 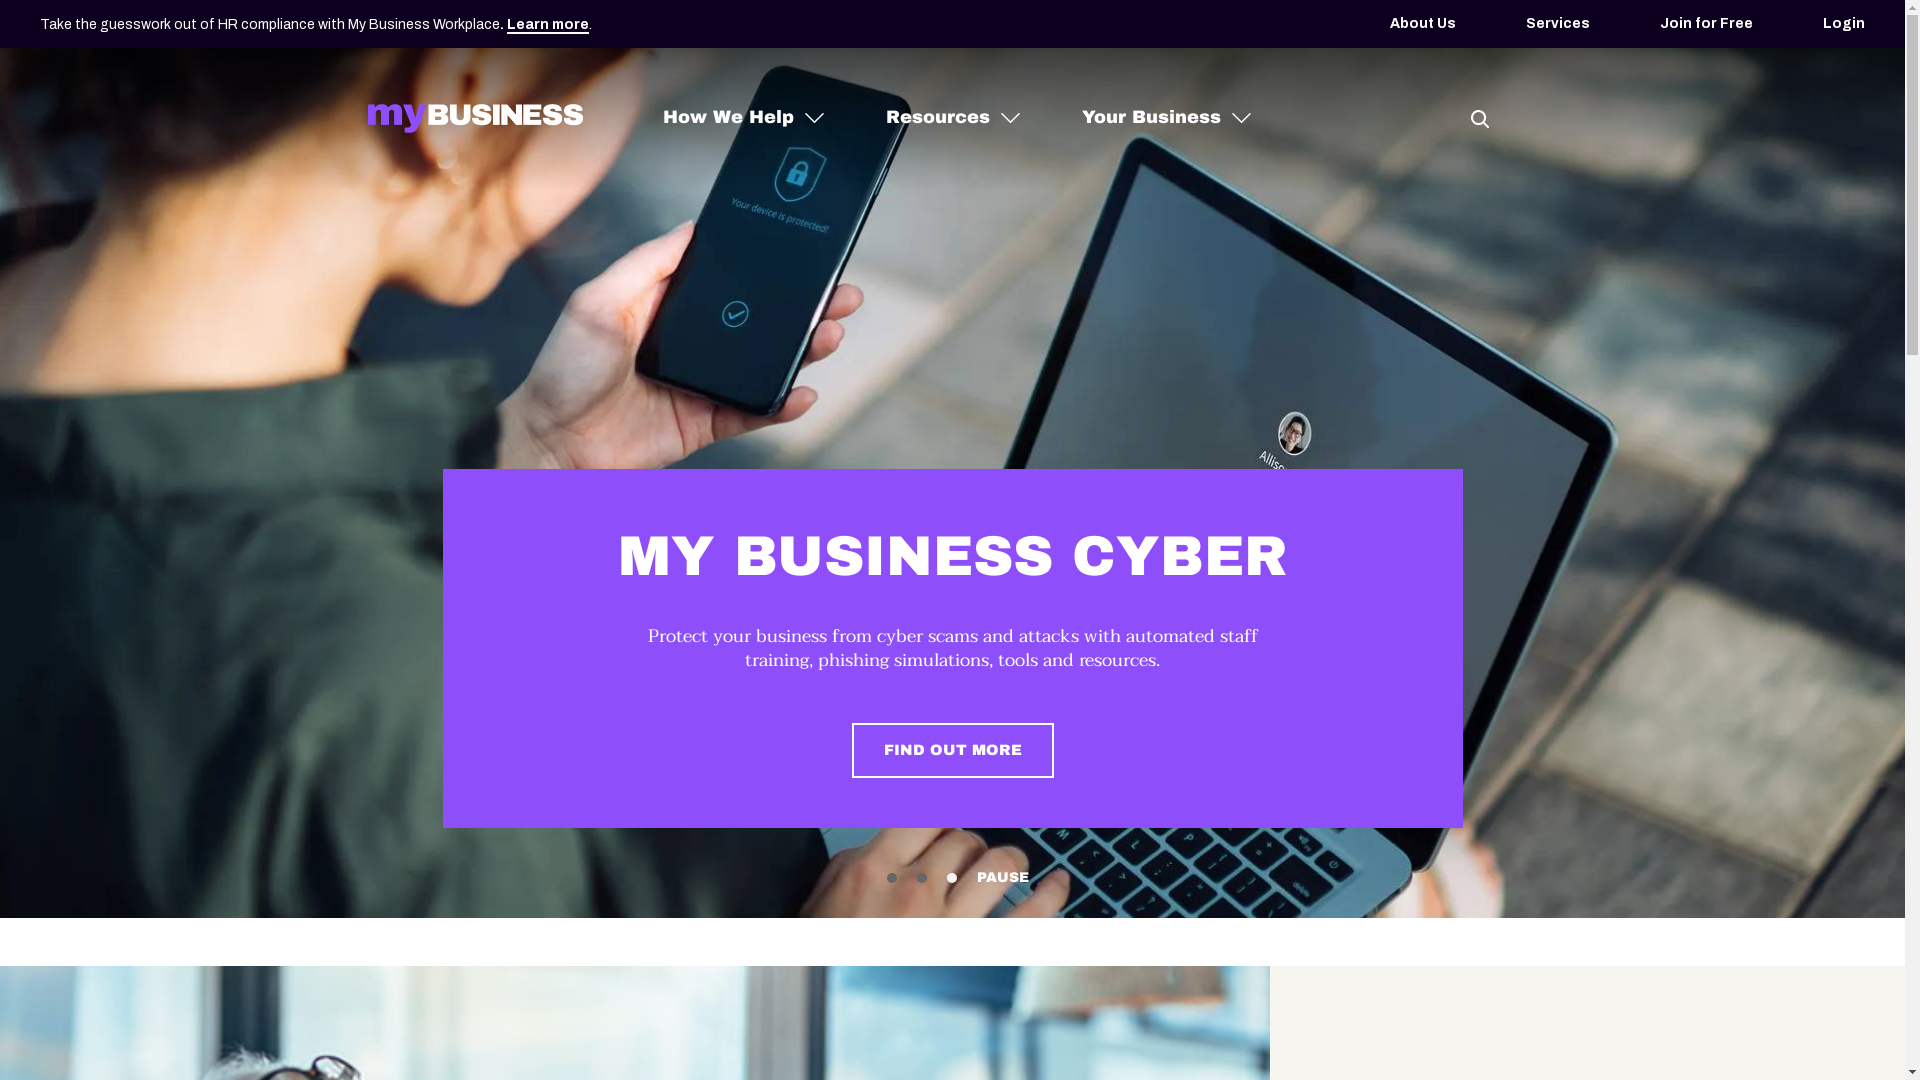 I want to click on 'FIND OUT MORE', so click(x=952, y=750).